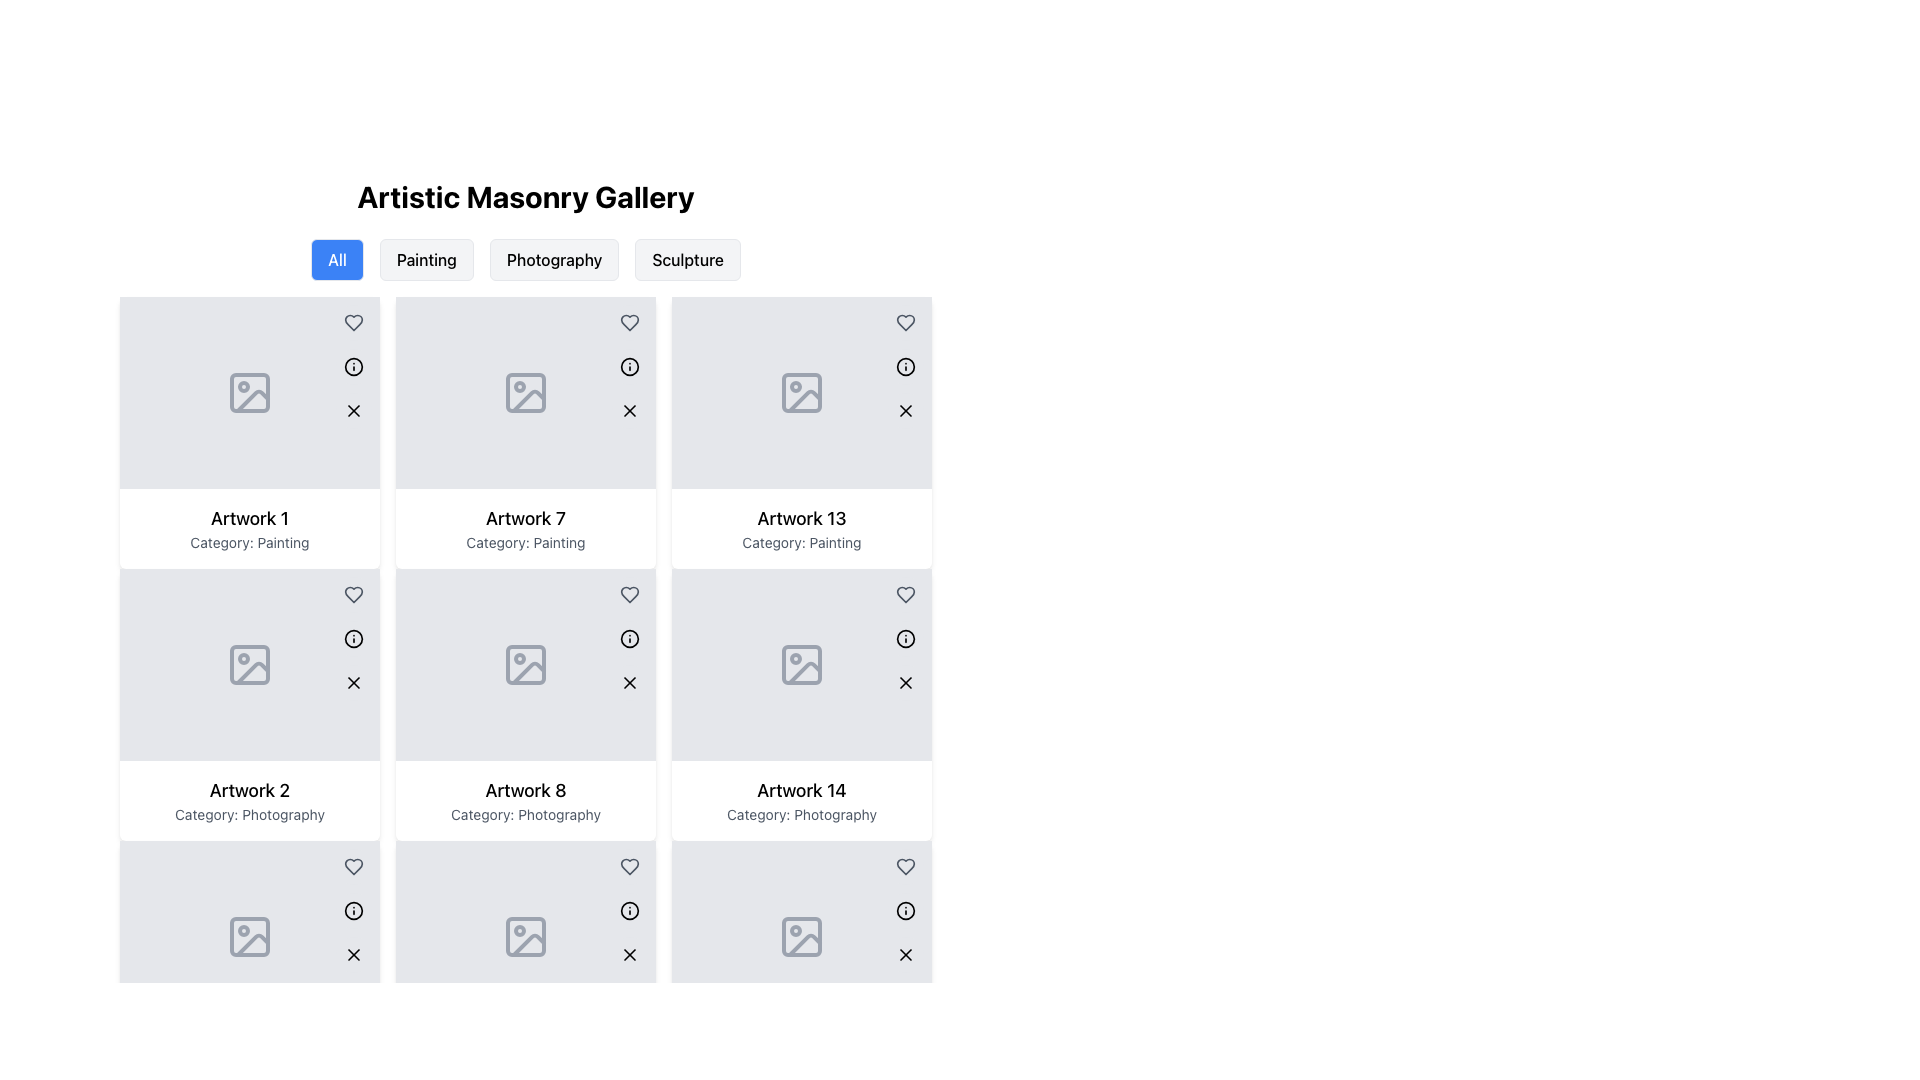 The height and width of the screenshot is (1080, 1920). What do you see at coordinates (354, 866) in the screenshot?
I see `the heart icon located inside the card for 'Artwork 2' in the bottom row of the leftmost column to favorite the item` at bounding box center [354, 866].